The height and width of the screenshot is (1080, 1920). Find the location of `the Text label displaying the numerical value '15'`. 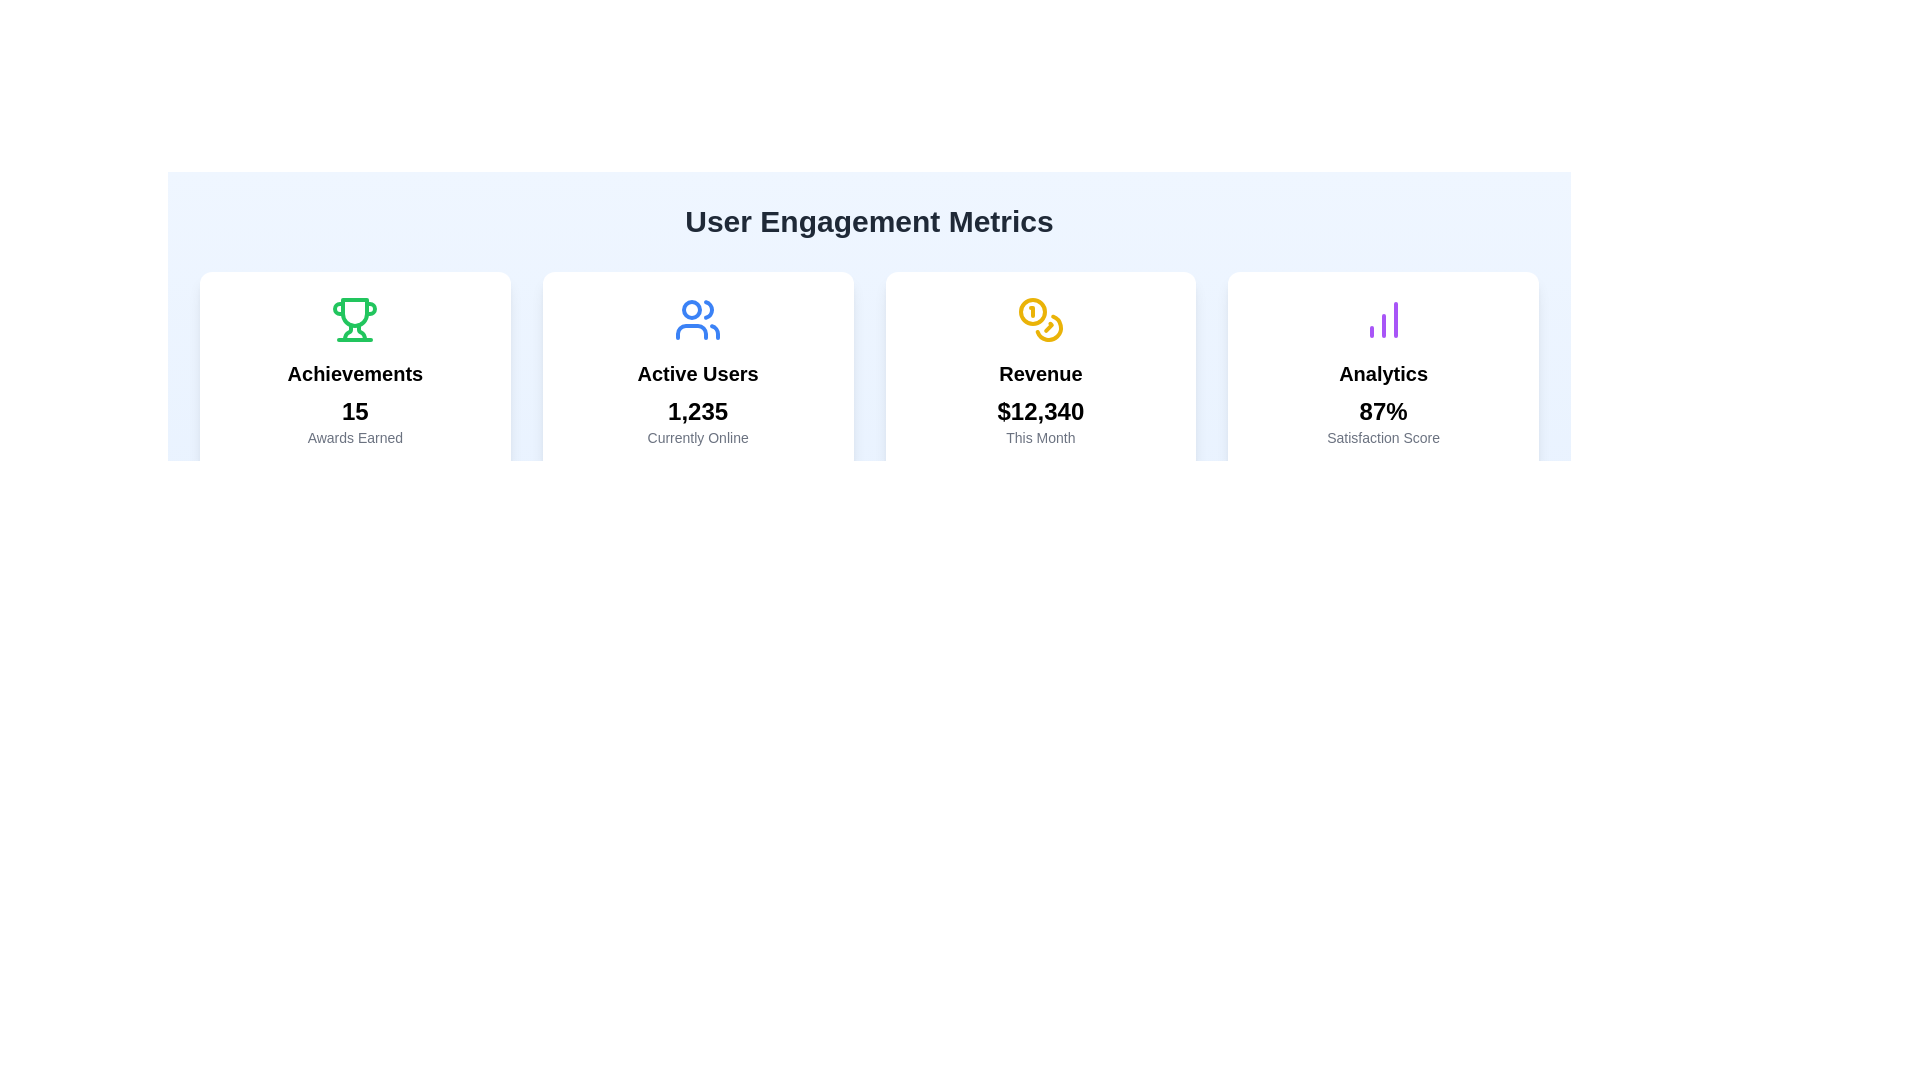

the Text label displaying the numerical value '15' is located at coordinates (355, 411).